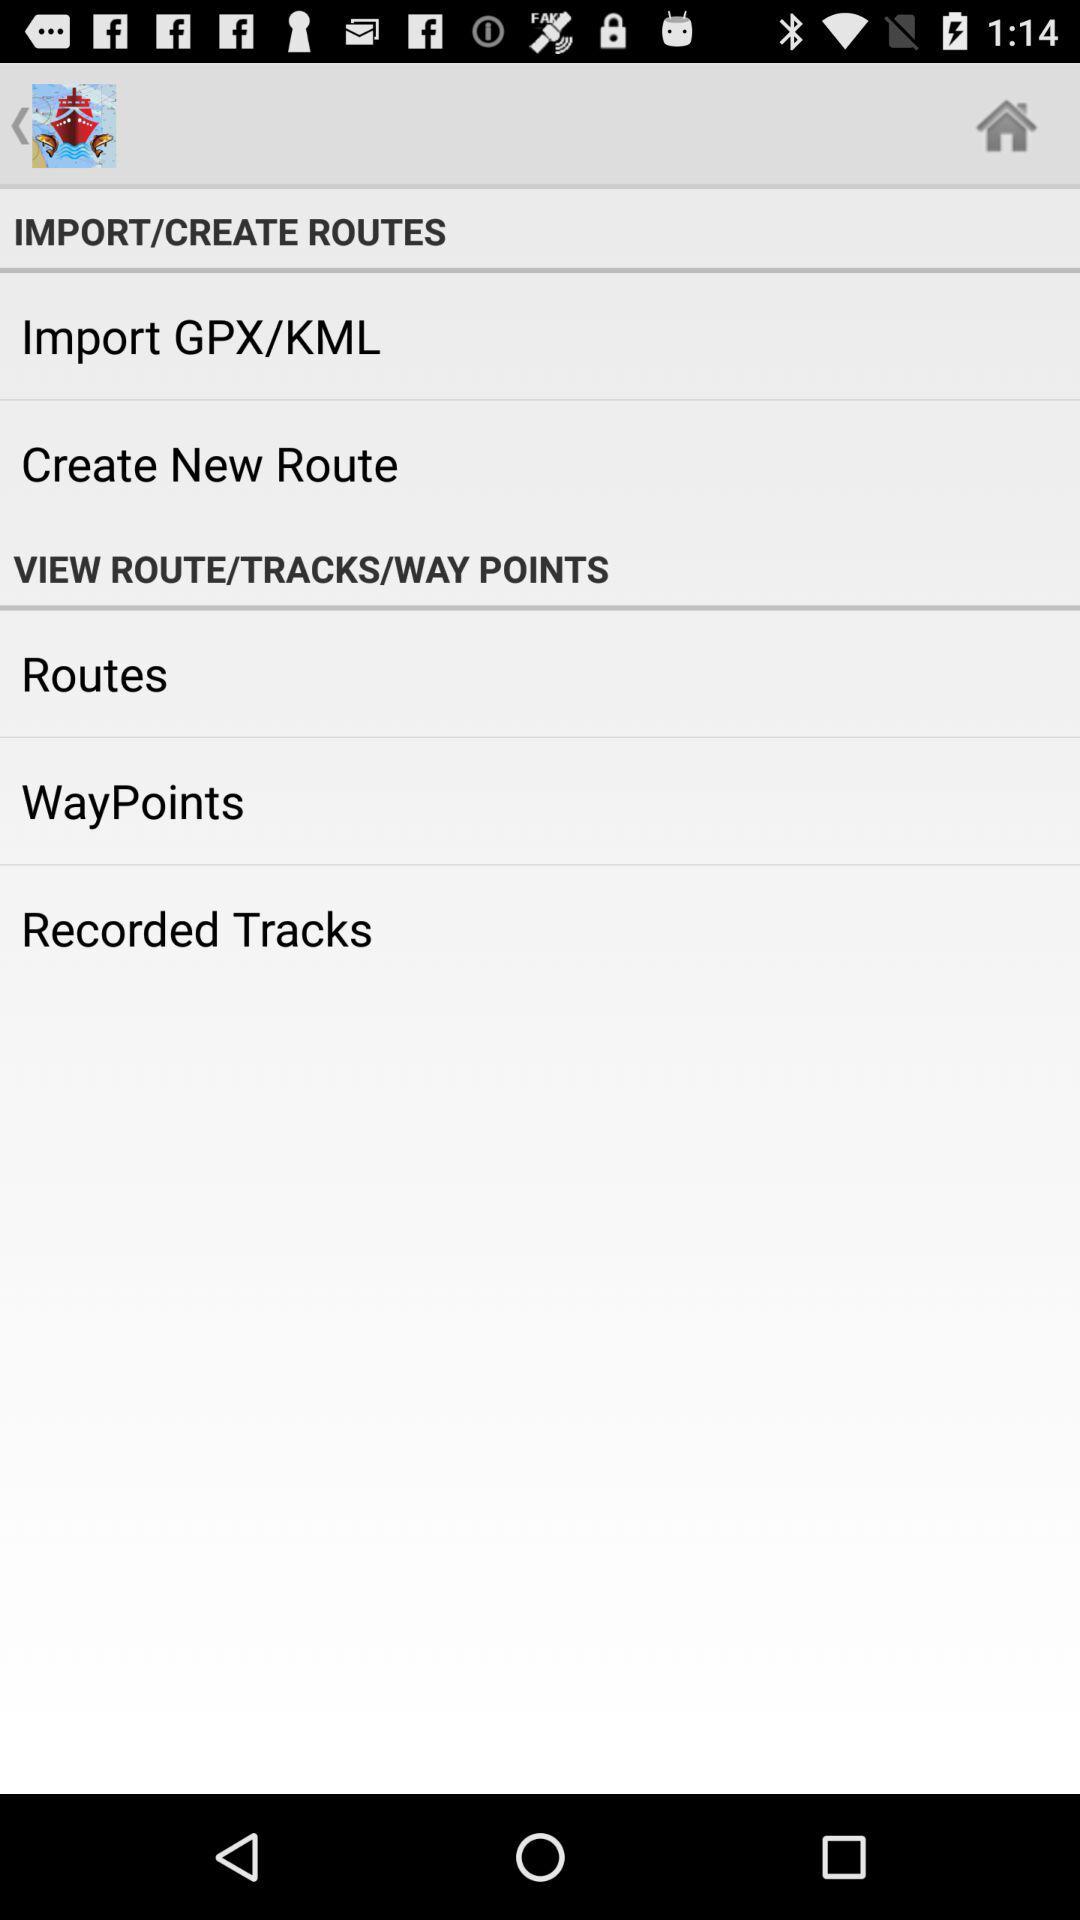 The width and height of the screenshot is (1080, 1920). Describe the element at coordinates (540, 462) in the screenshot. I see `create new route` at that location.